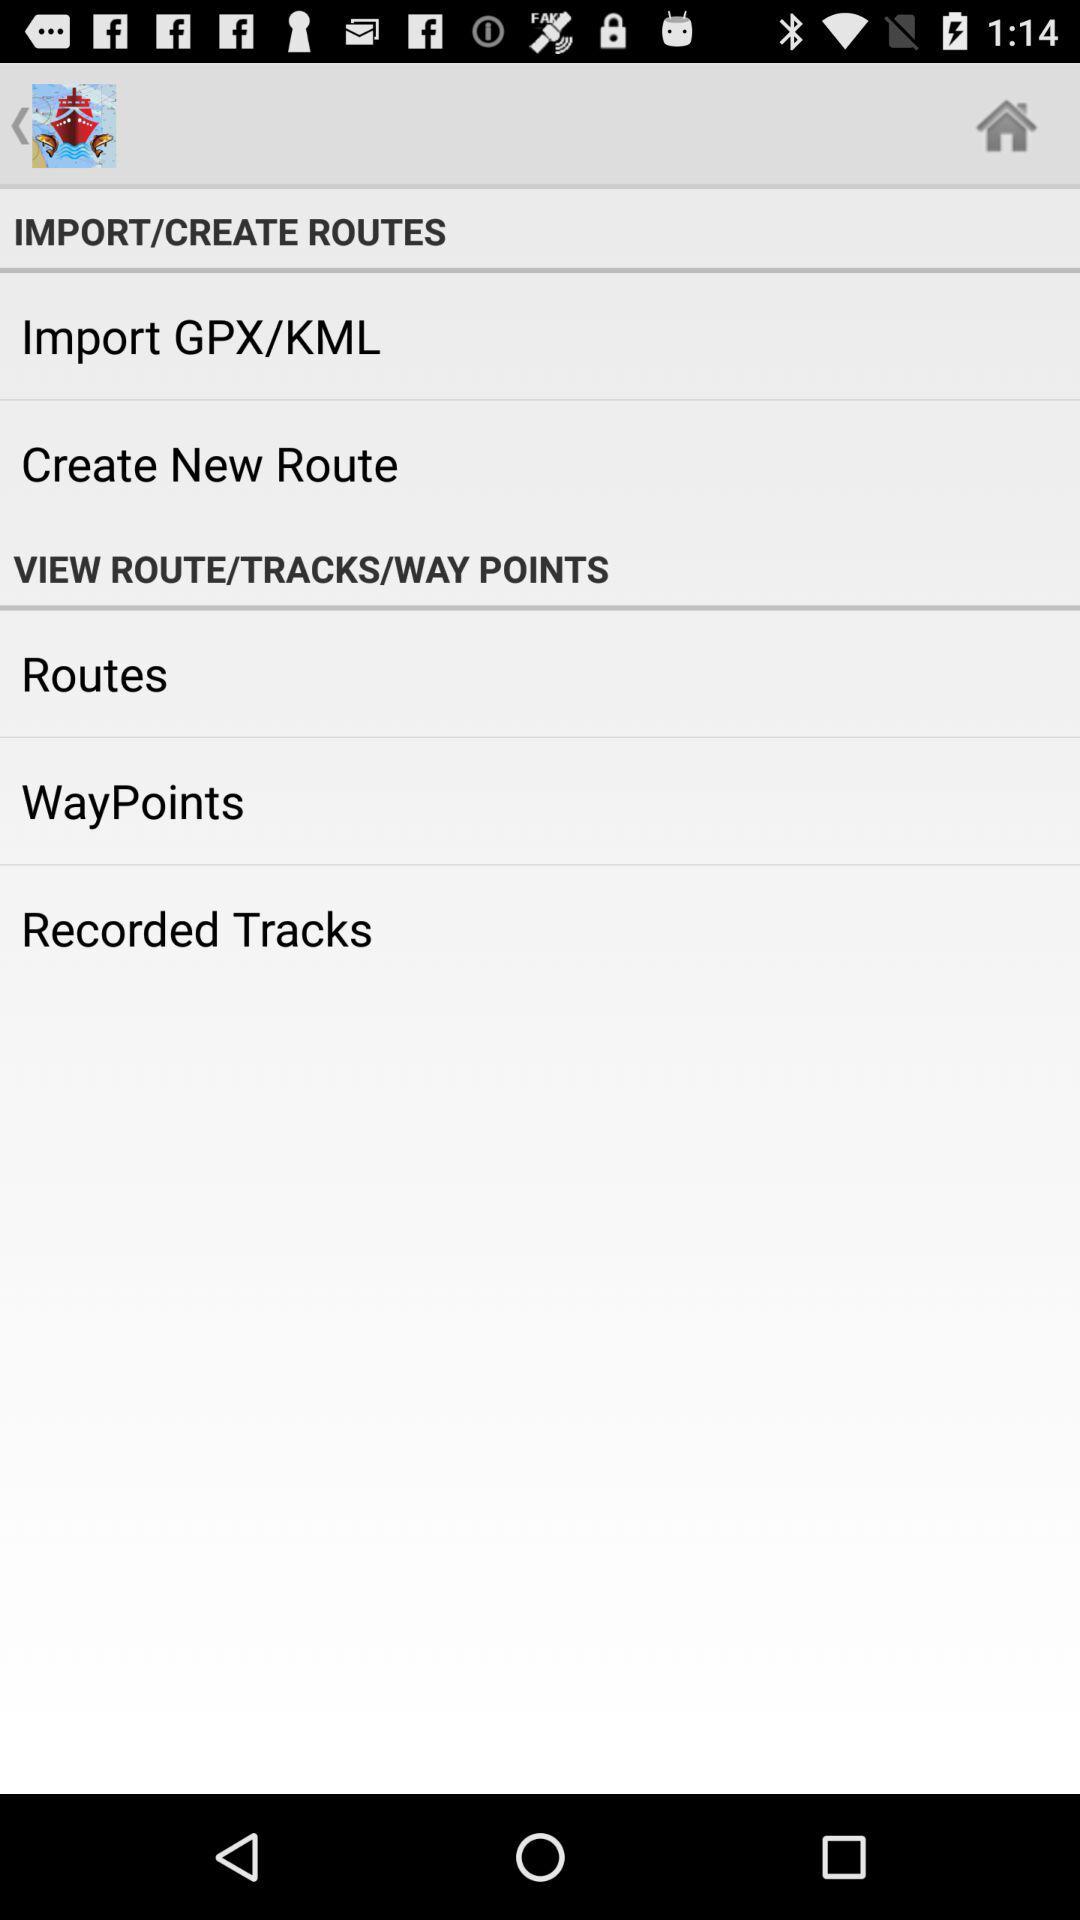 The width and height of the screenshot is (1080, 1920). Describe the element at coordinates (540, 462) in the screenshot. I see `create new route` at that location.